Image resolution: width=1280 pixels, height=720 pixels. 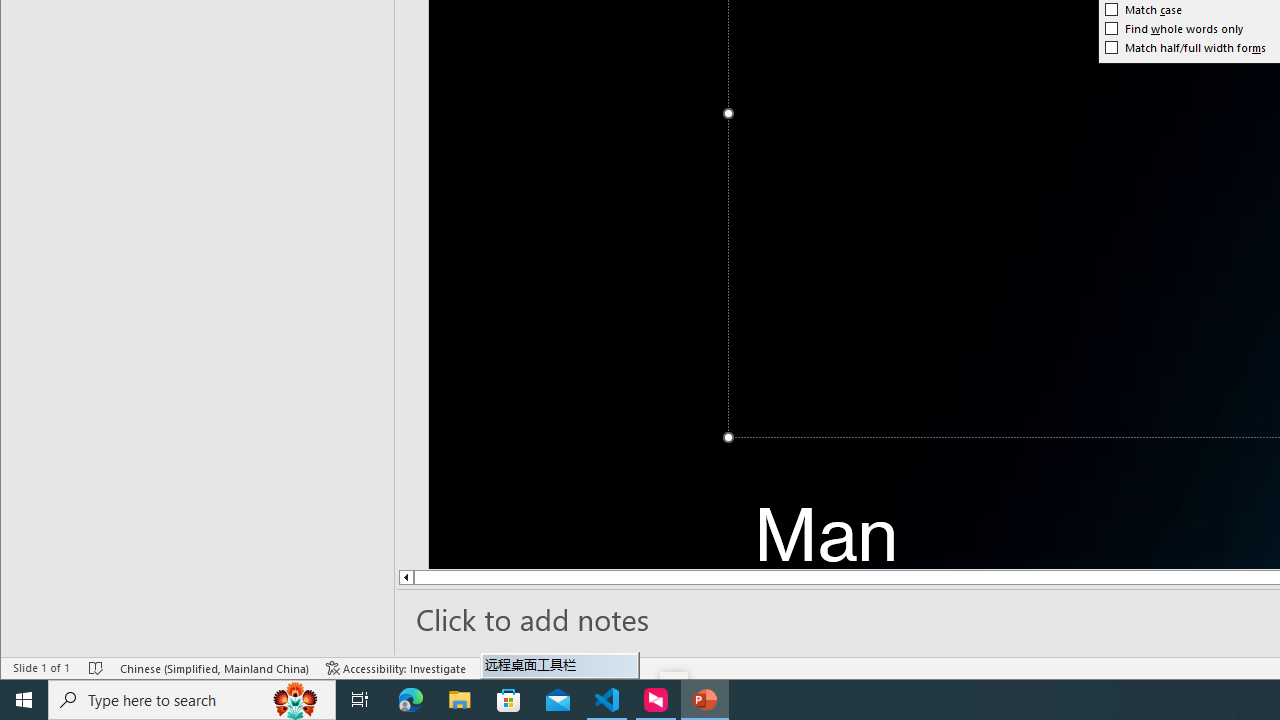 What do you see at coordinates (1186, 47) in the screenshot?
I see `'Match half/full width forms'` at bounding box center [1186, 47].